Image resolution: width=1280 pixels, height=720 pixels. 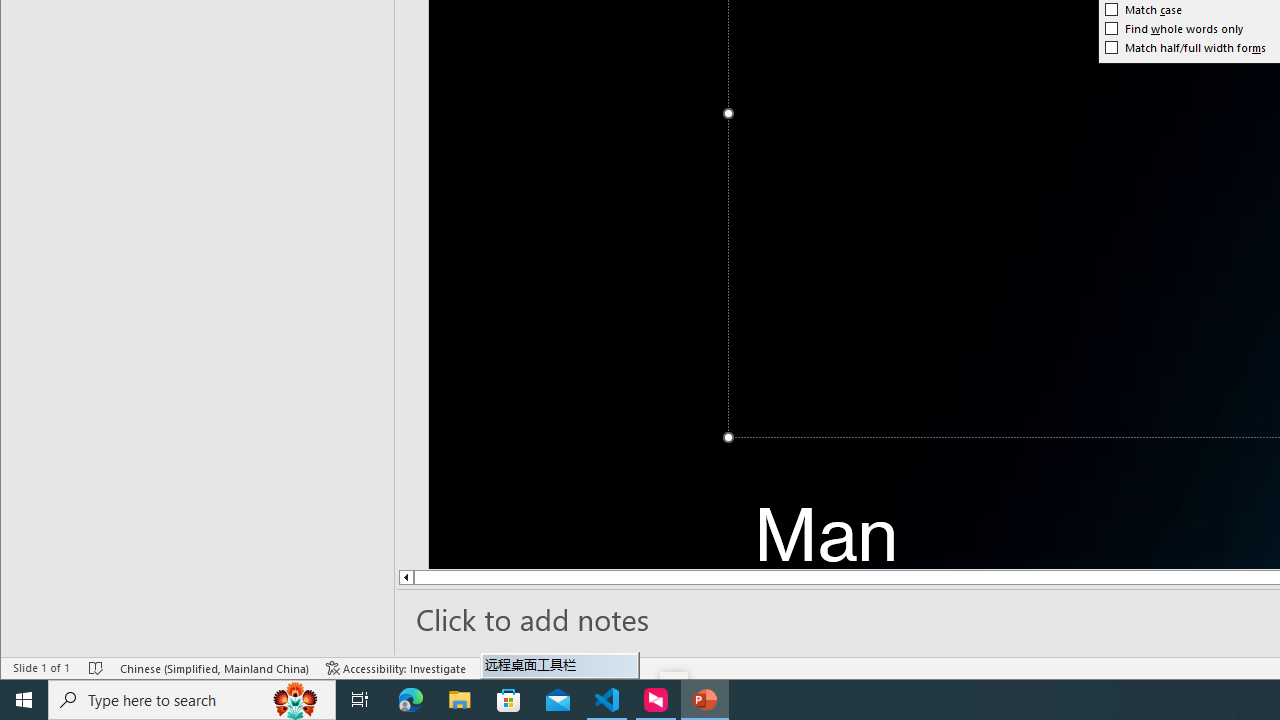 What do you see at coordinates (1186, 47) in the screenshot?
I see `'Match half/full width forms'` at bounding box center [1186, 47].